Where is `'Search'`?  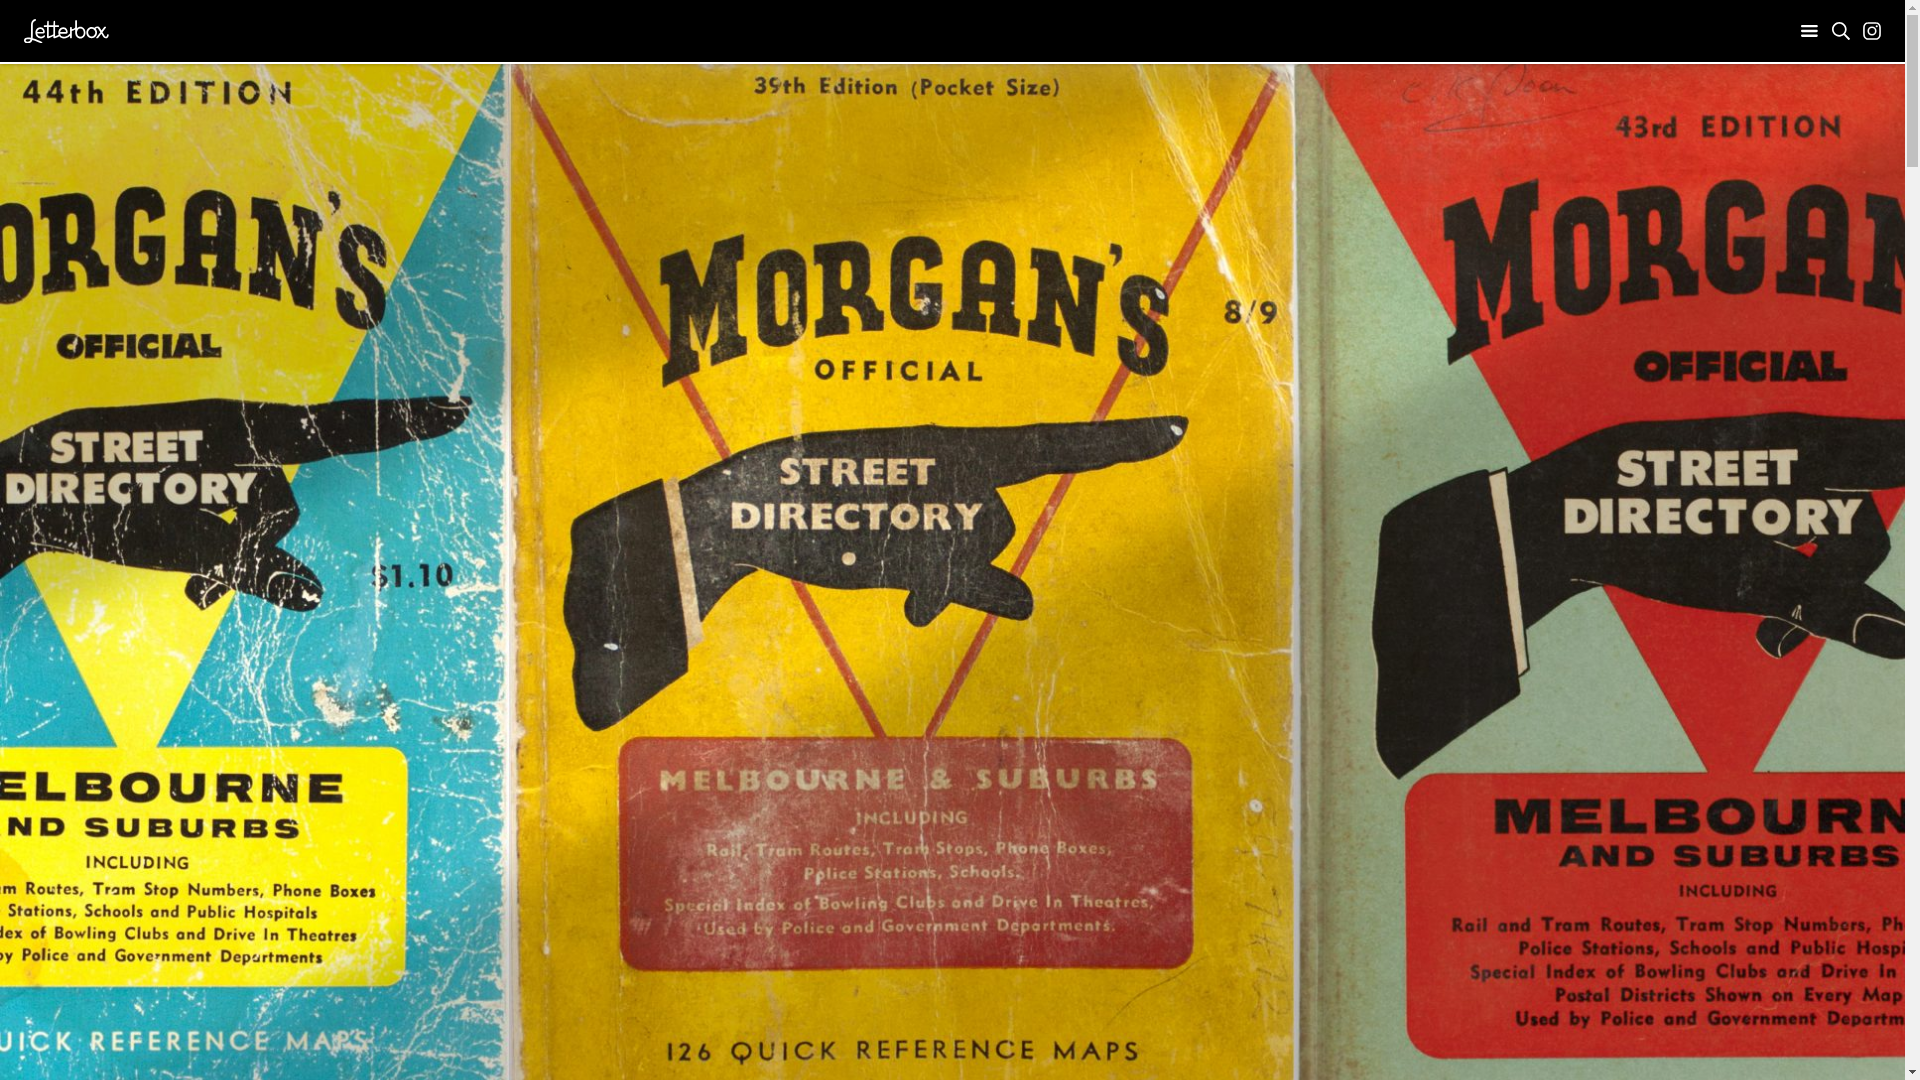
'Search' is located at coordinates (1840, 30).